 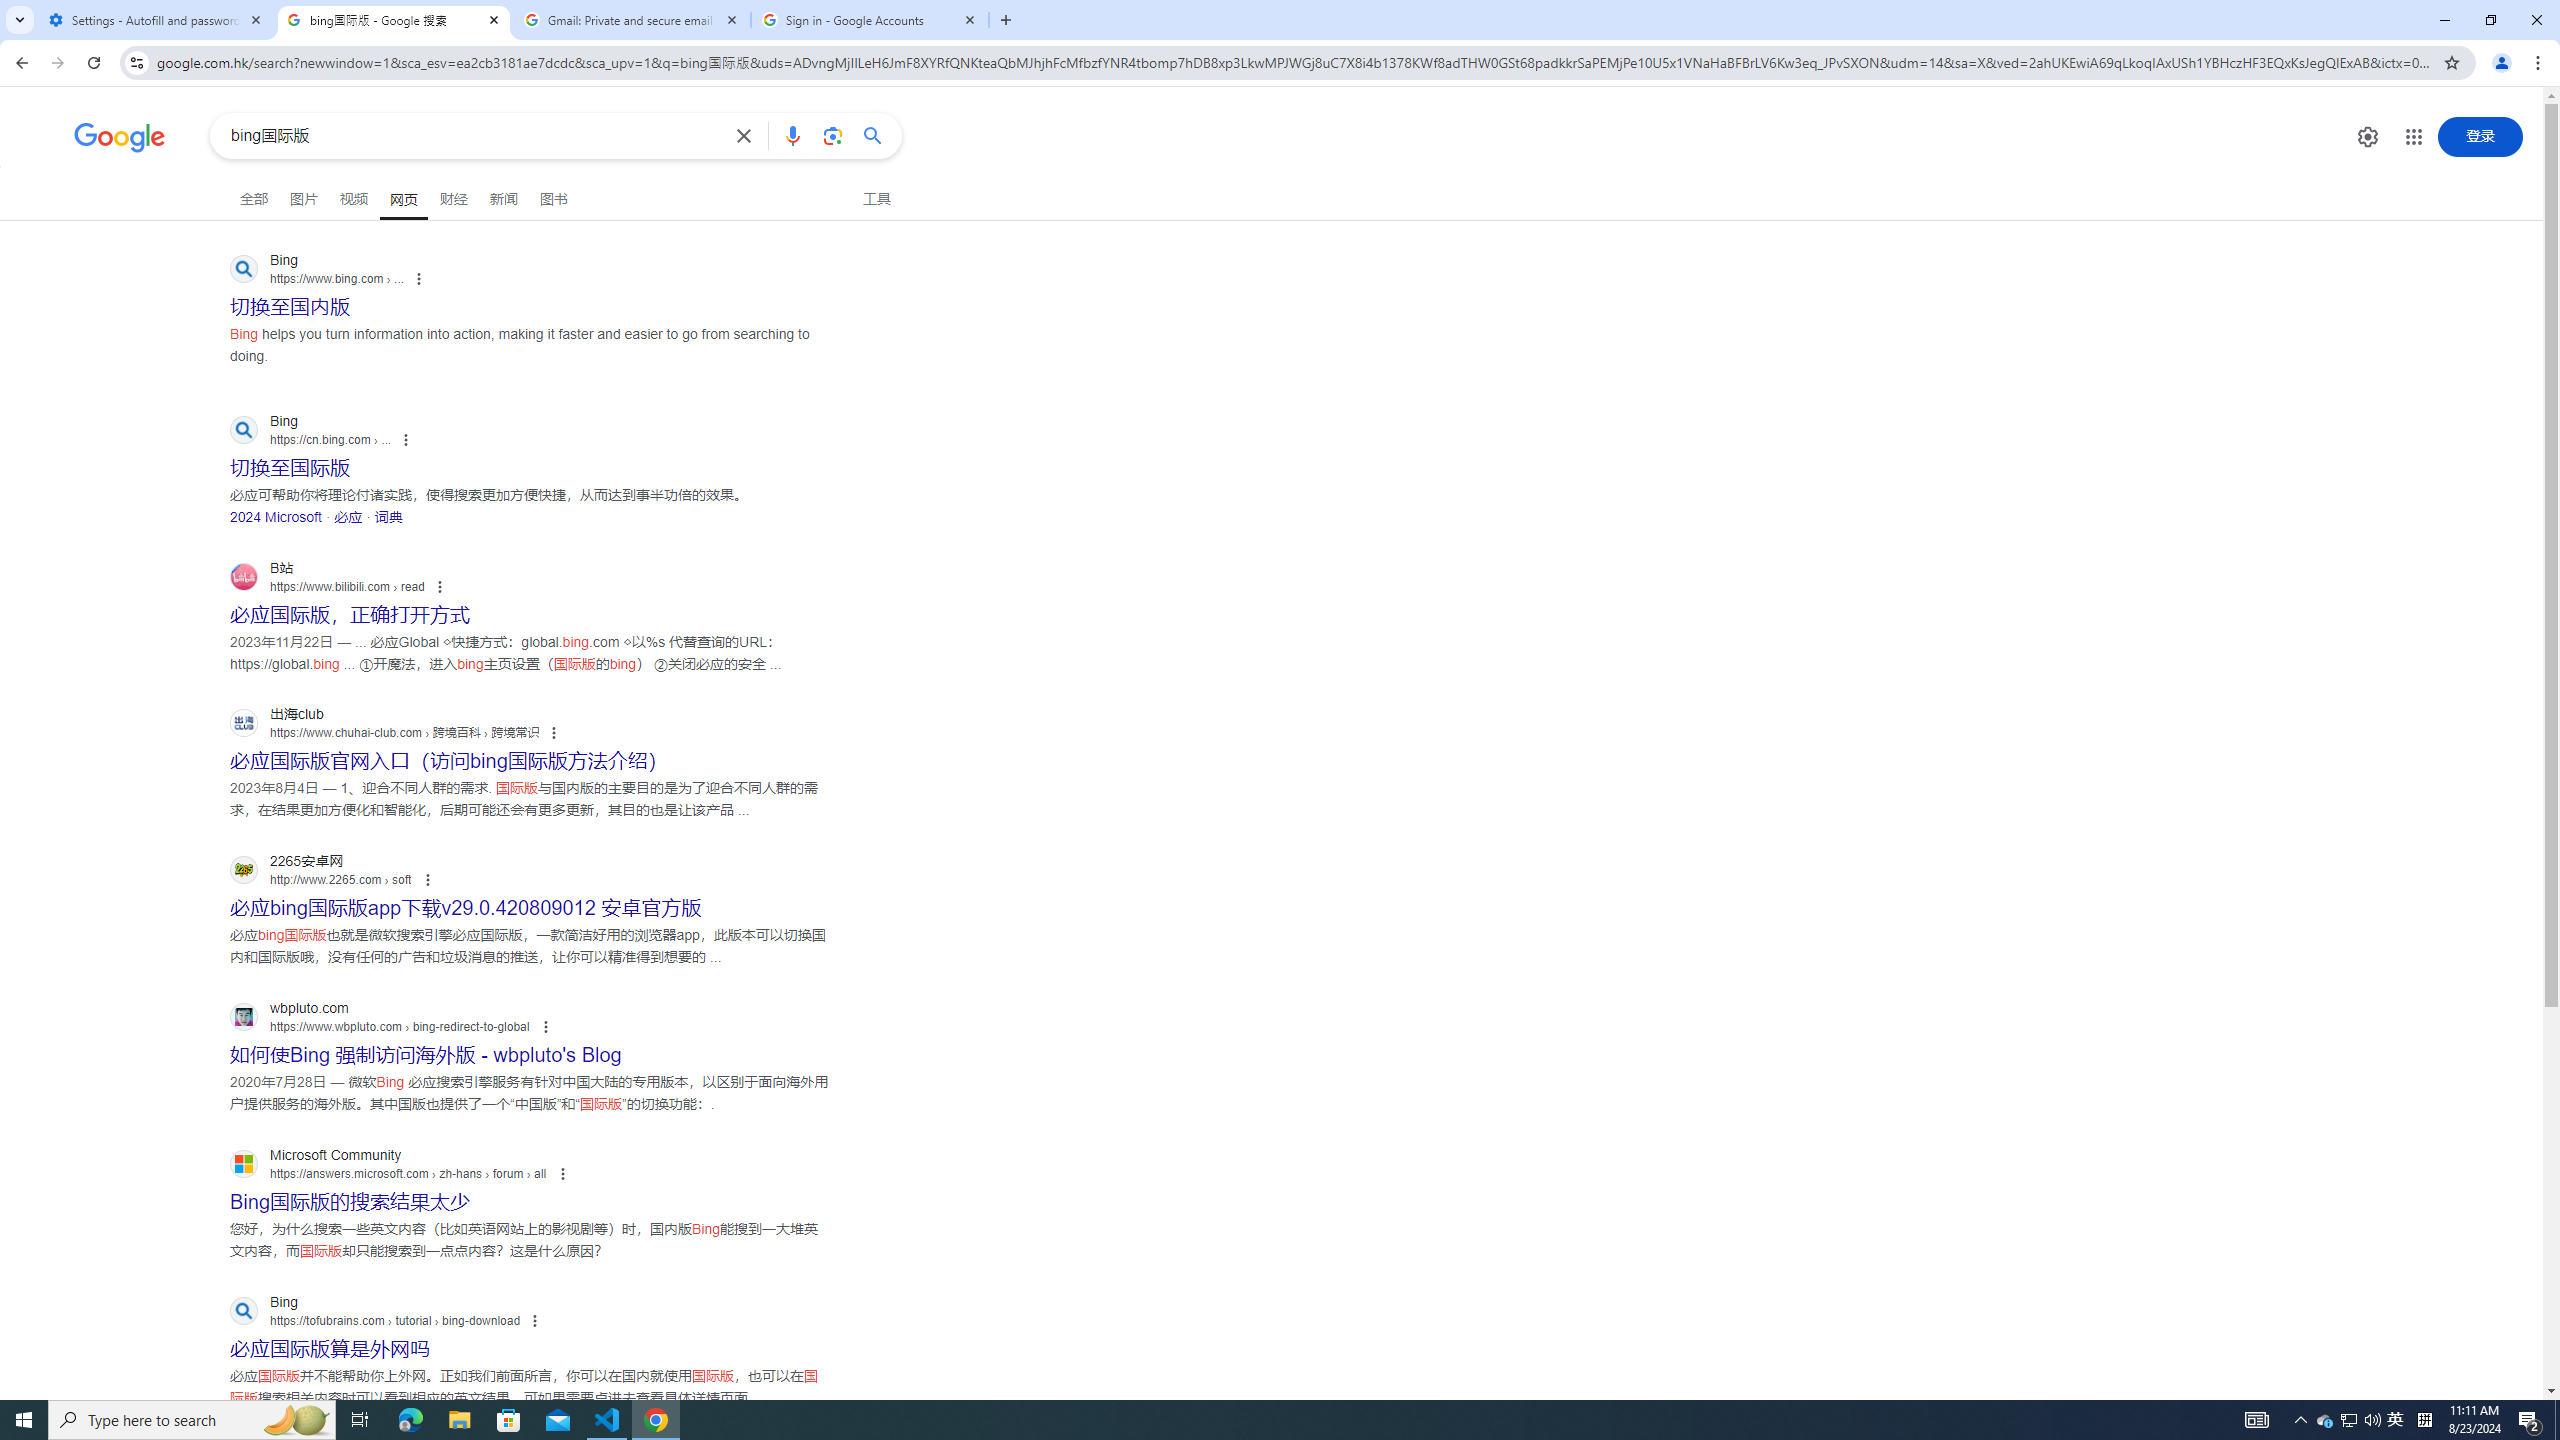 I want to click on 'System', so click(x=11, y=9).